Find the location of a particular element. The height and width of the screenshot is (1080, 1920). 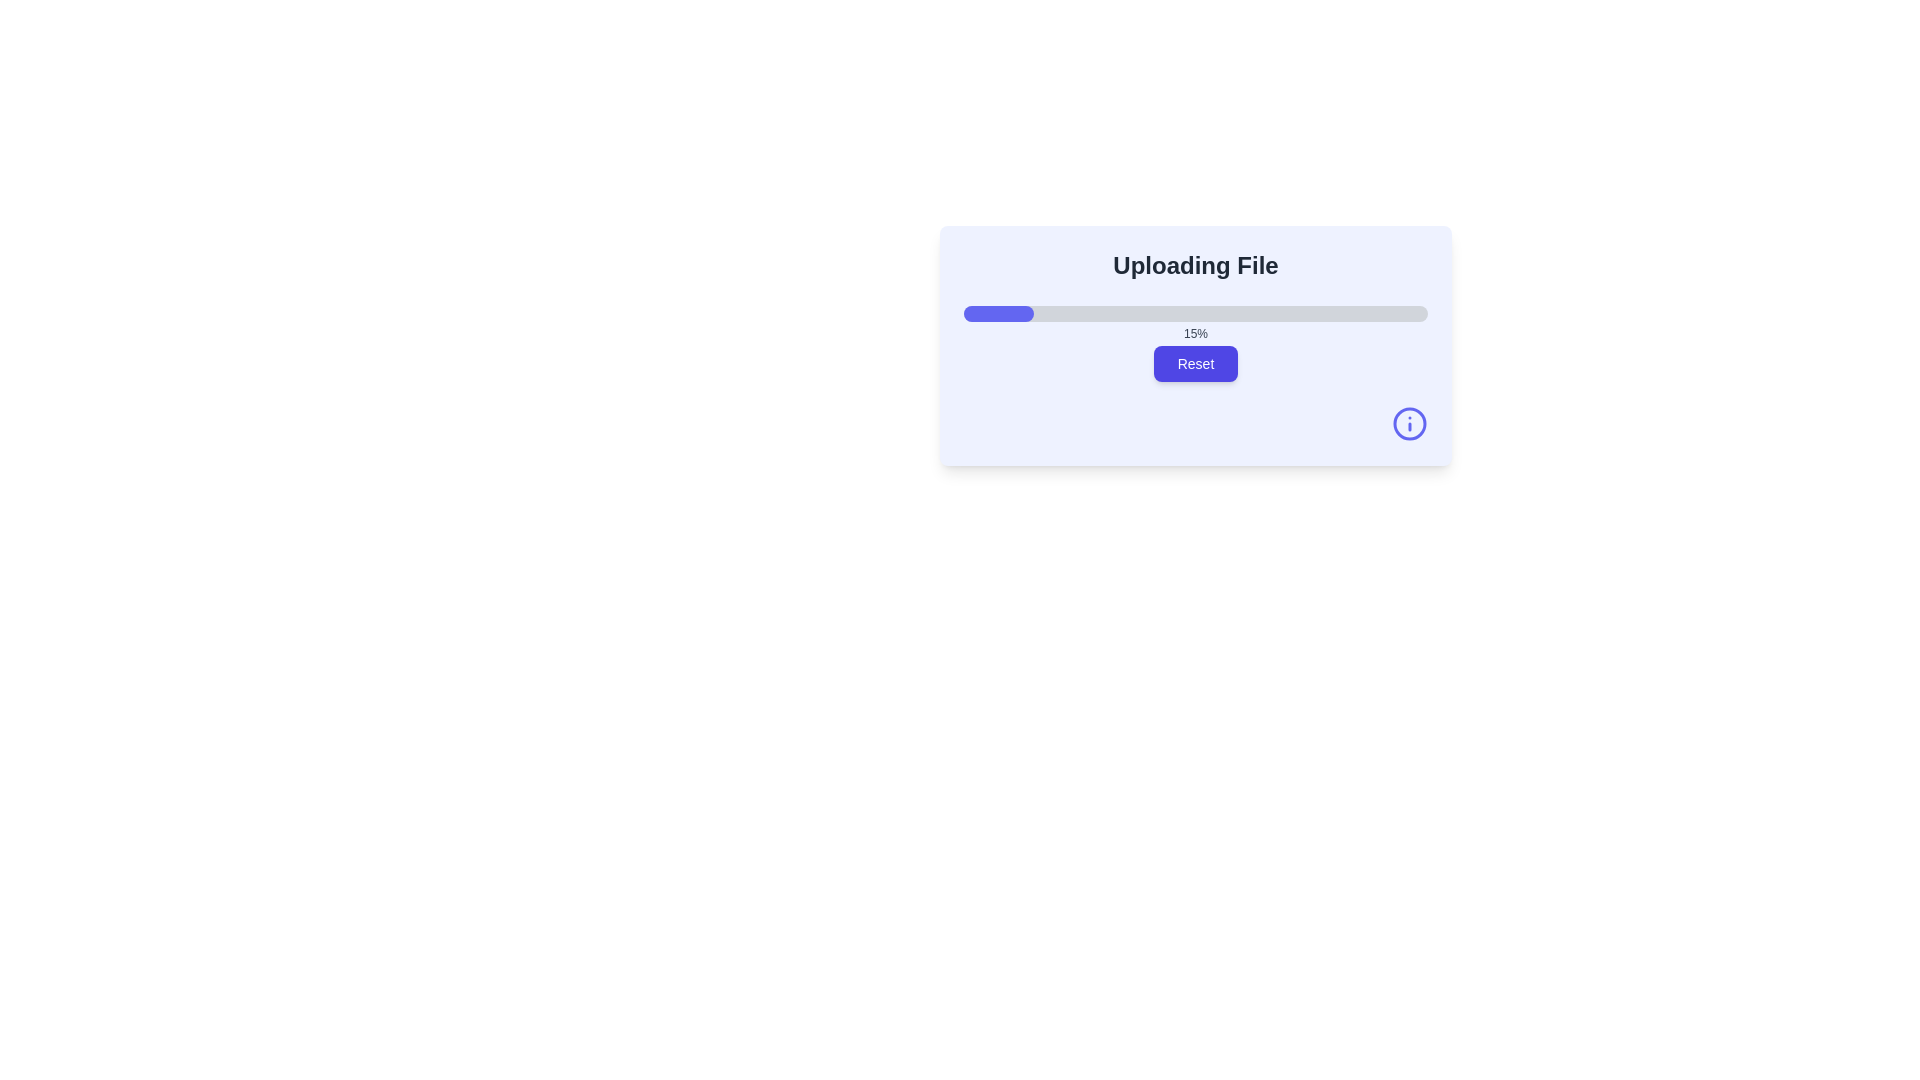

the progress indicator that visually represents 10% completion of the ongoing task, located at the leftmost end of the progress bar is located at coordinates (987, 313).